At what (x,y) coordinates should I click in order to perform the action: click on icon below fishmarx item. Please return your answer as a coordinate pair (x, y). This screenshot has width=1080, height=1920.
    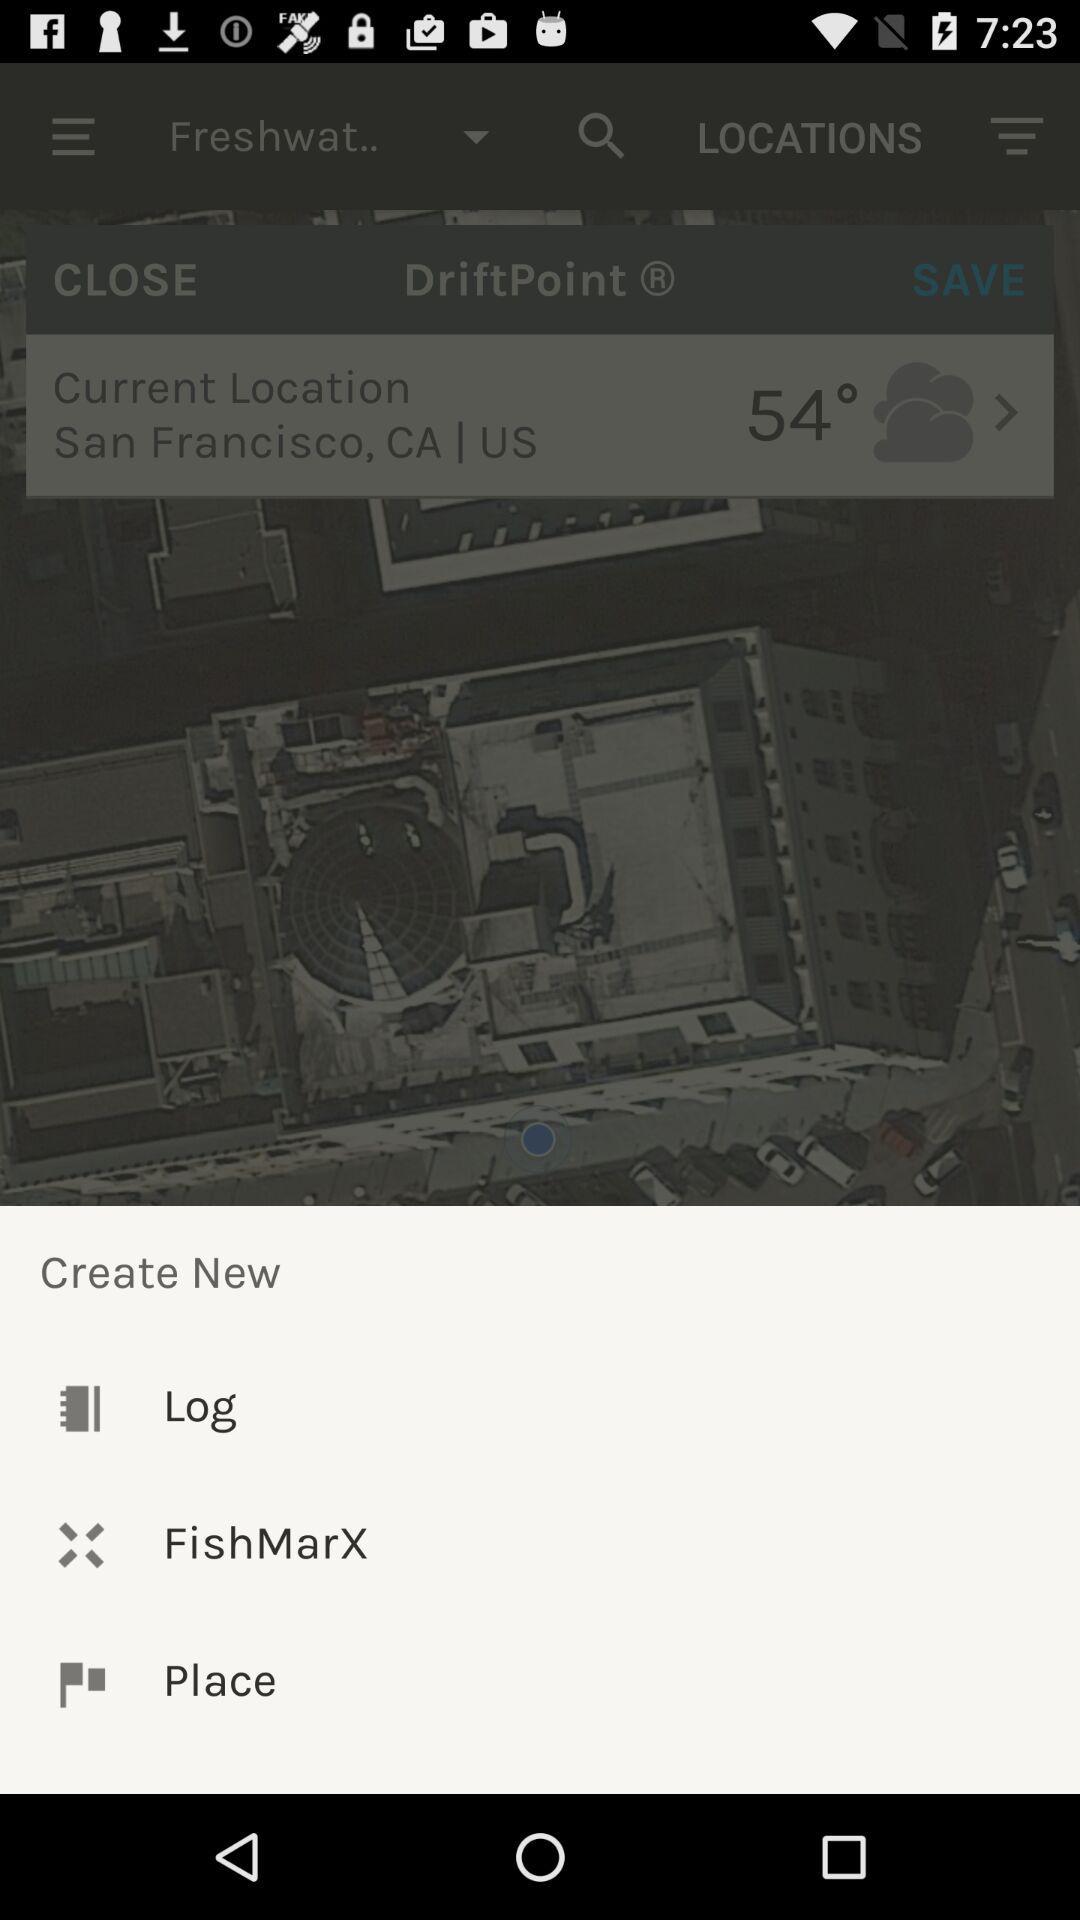
    Looking at the image, I should click on (540, 1683).